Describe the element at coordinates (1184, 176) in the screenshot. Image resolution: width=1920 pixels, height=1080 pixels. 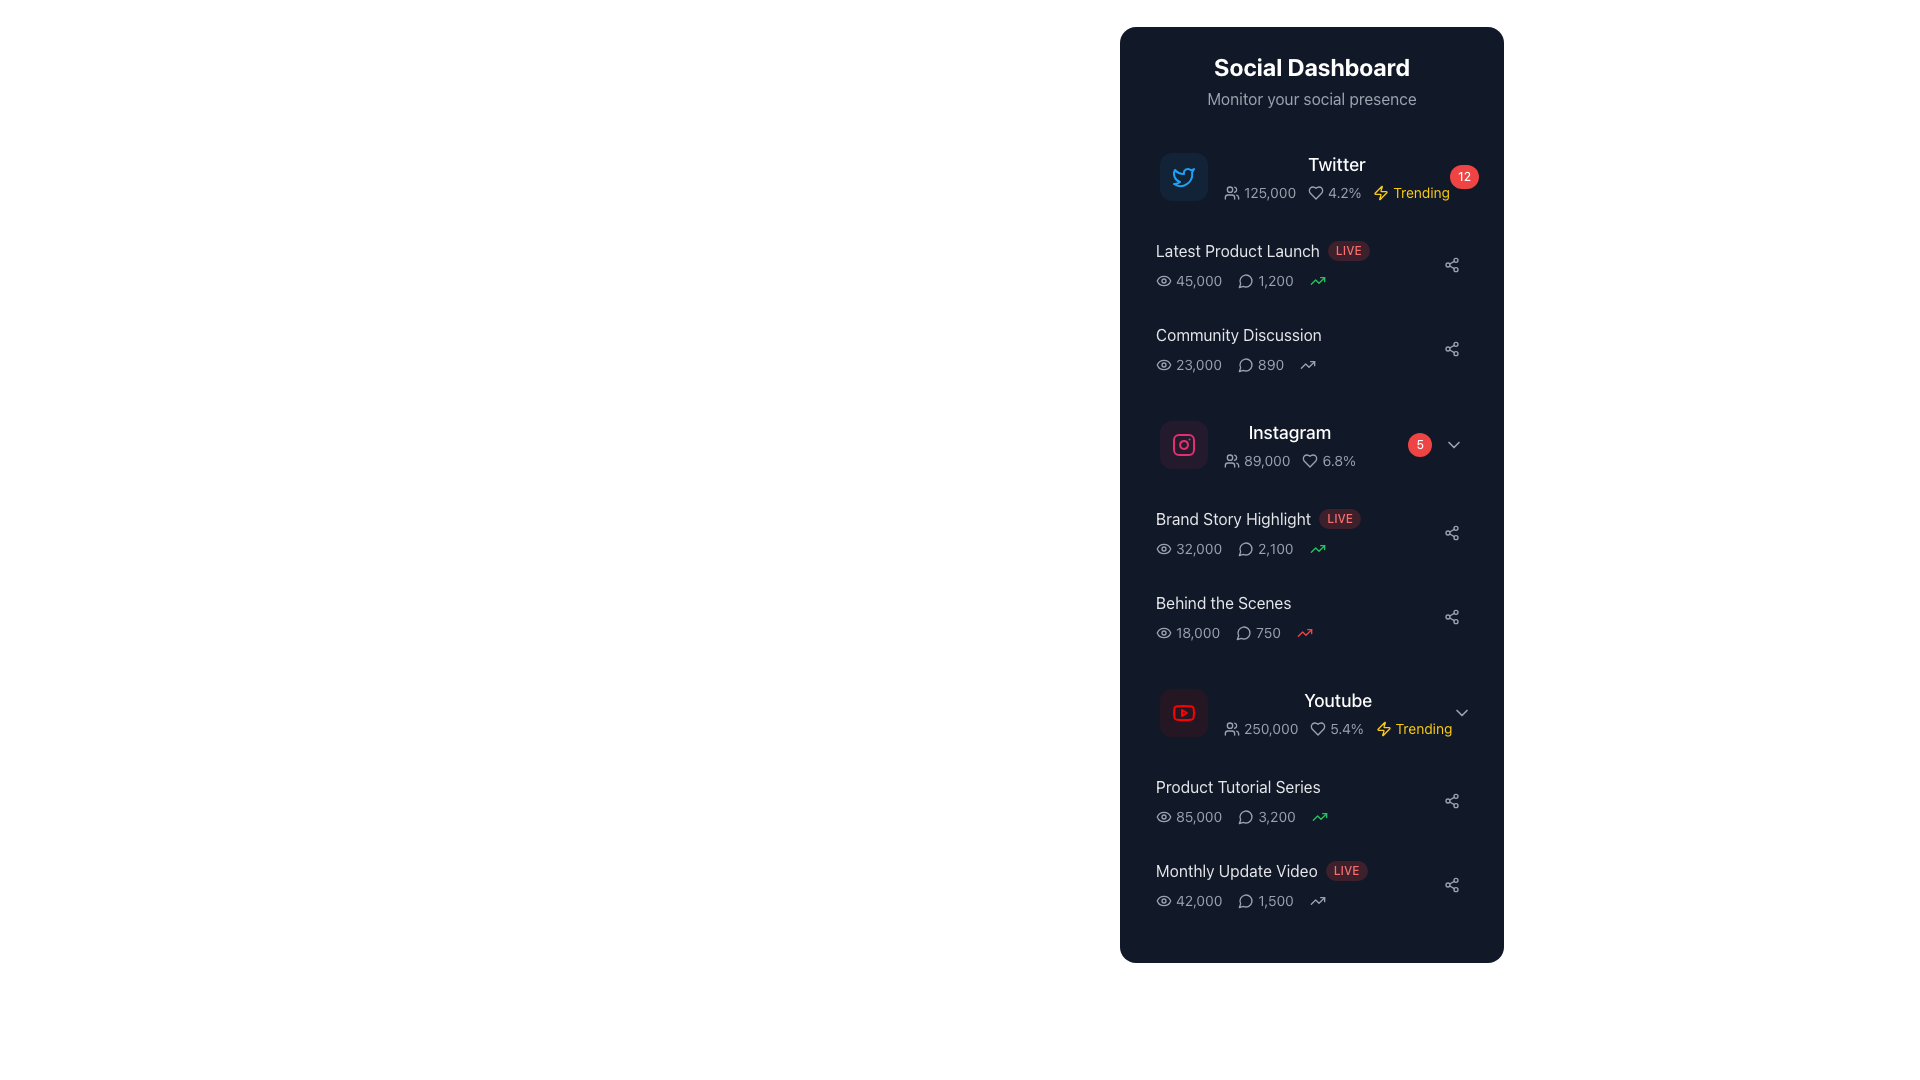
I see `the small Twitter logo, which is light blue and outlined, located in the top-left section of the social media logos list in the dashboard interface` at that location.